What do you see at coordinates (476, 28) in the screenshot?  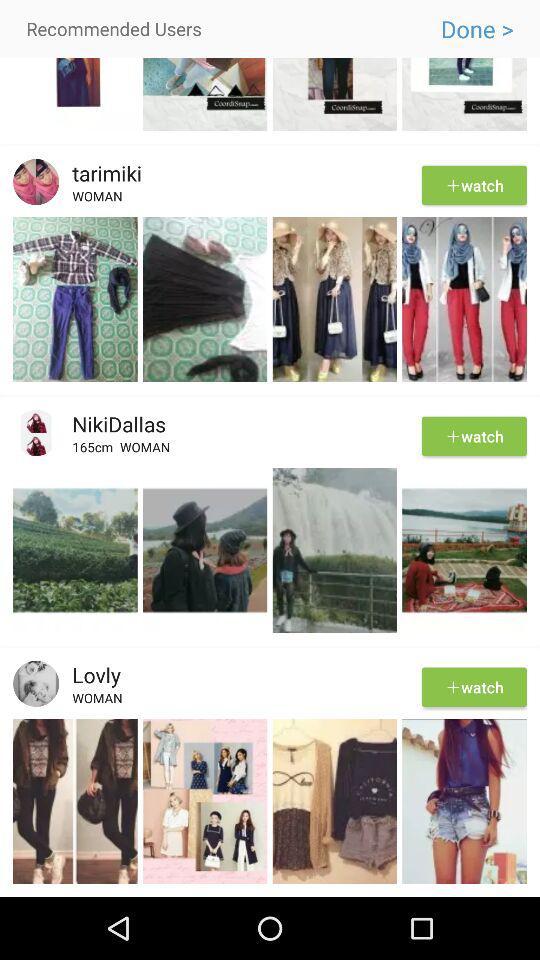 I see `icon to the right of recommended users item` at bounding box center [476, 28].